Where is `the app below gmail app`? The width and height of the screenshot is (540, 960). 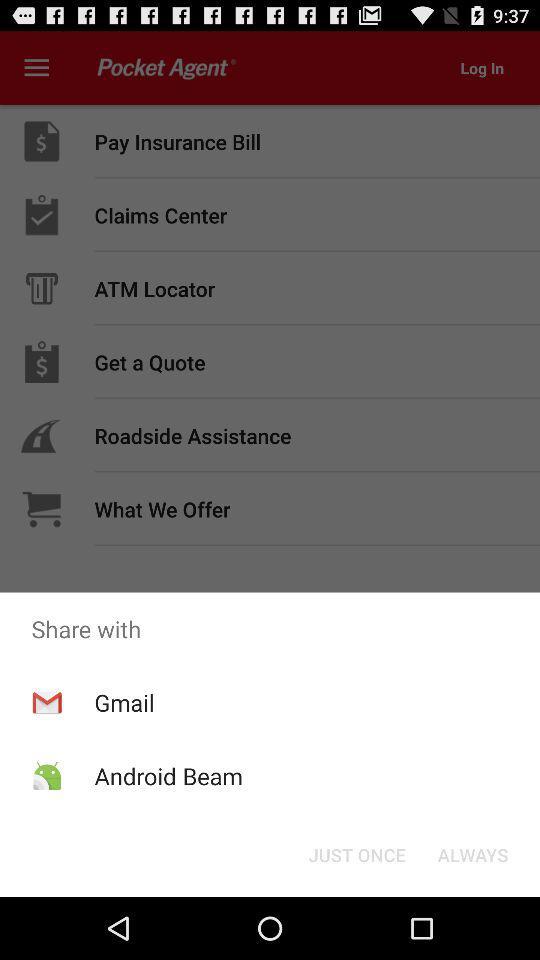
the app below gmail app is located at coordinates (167, 775).